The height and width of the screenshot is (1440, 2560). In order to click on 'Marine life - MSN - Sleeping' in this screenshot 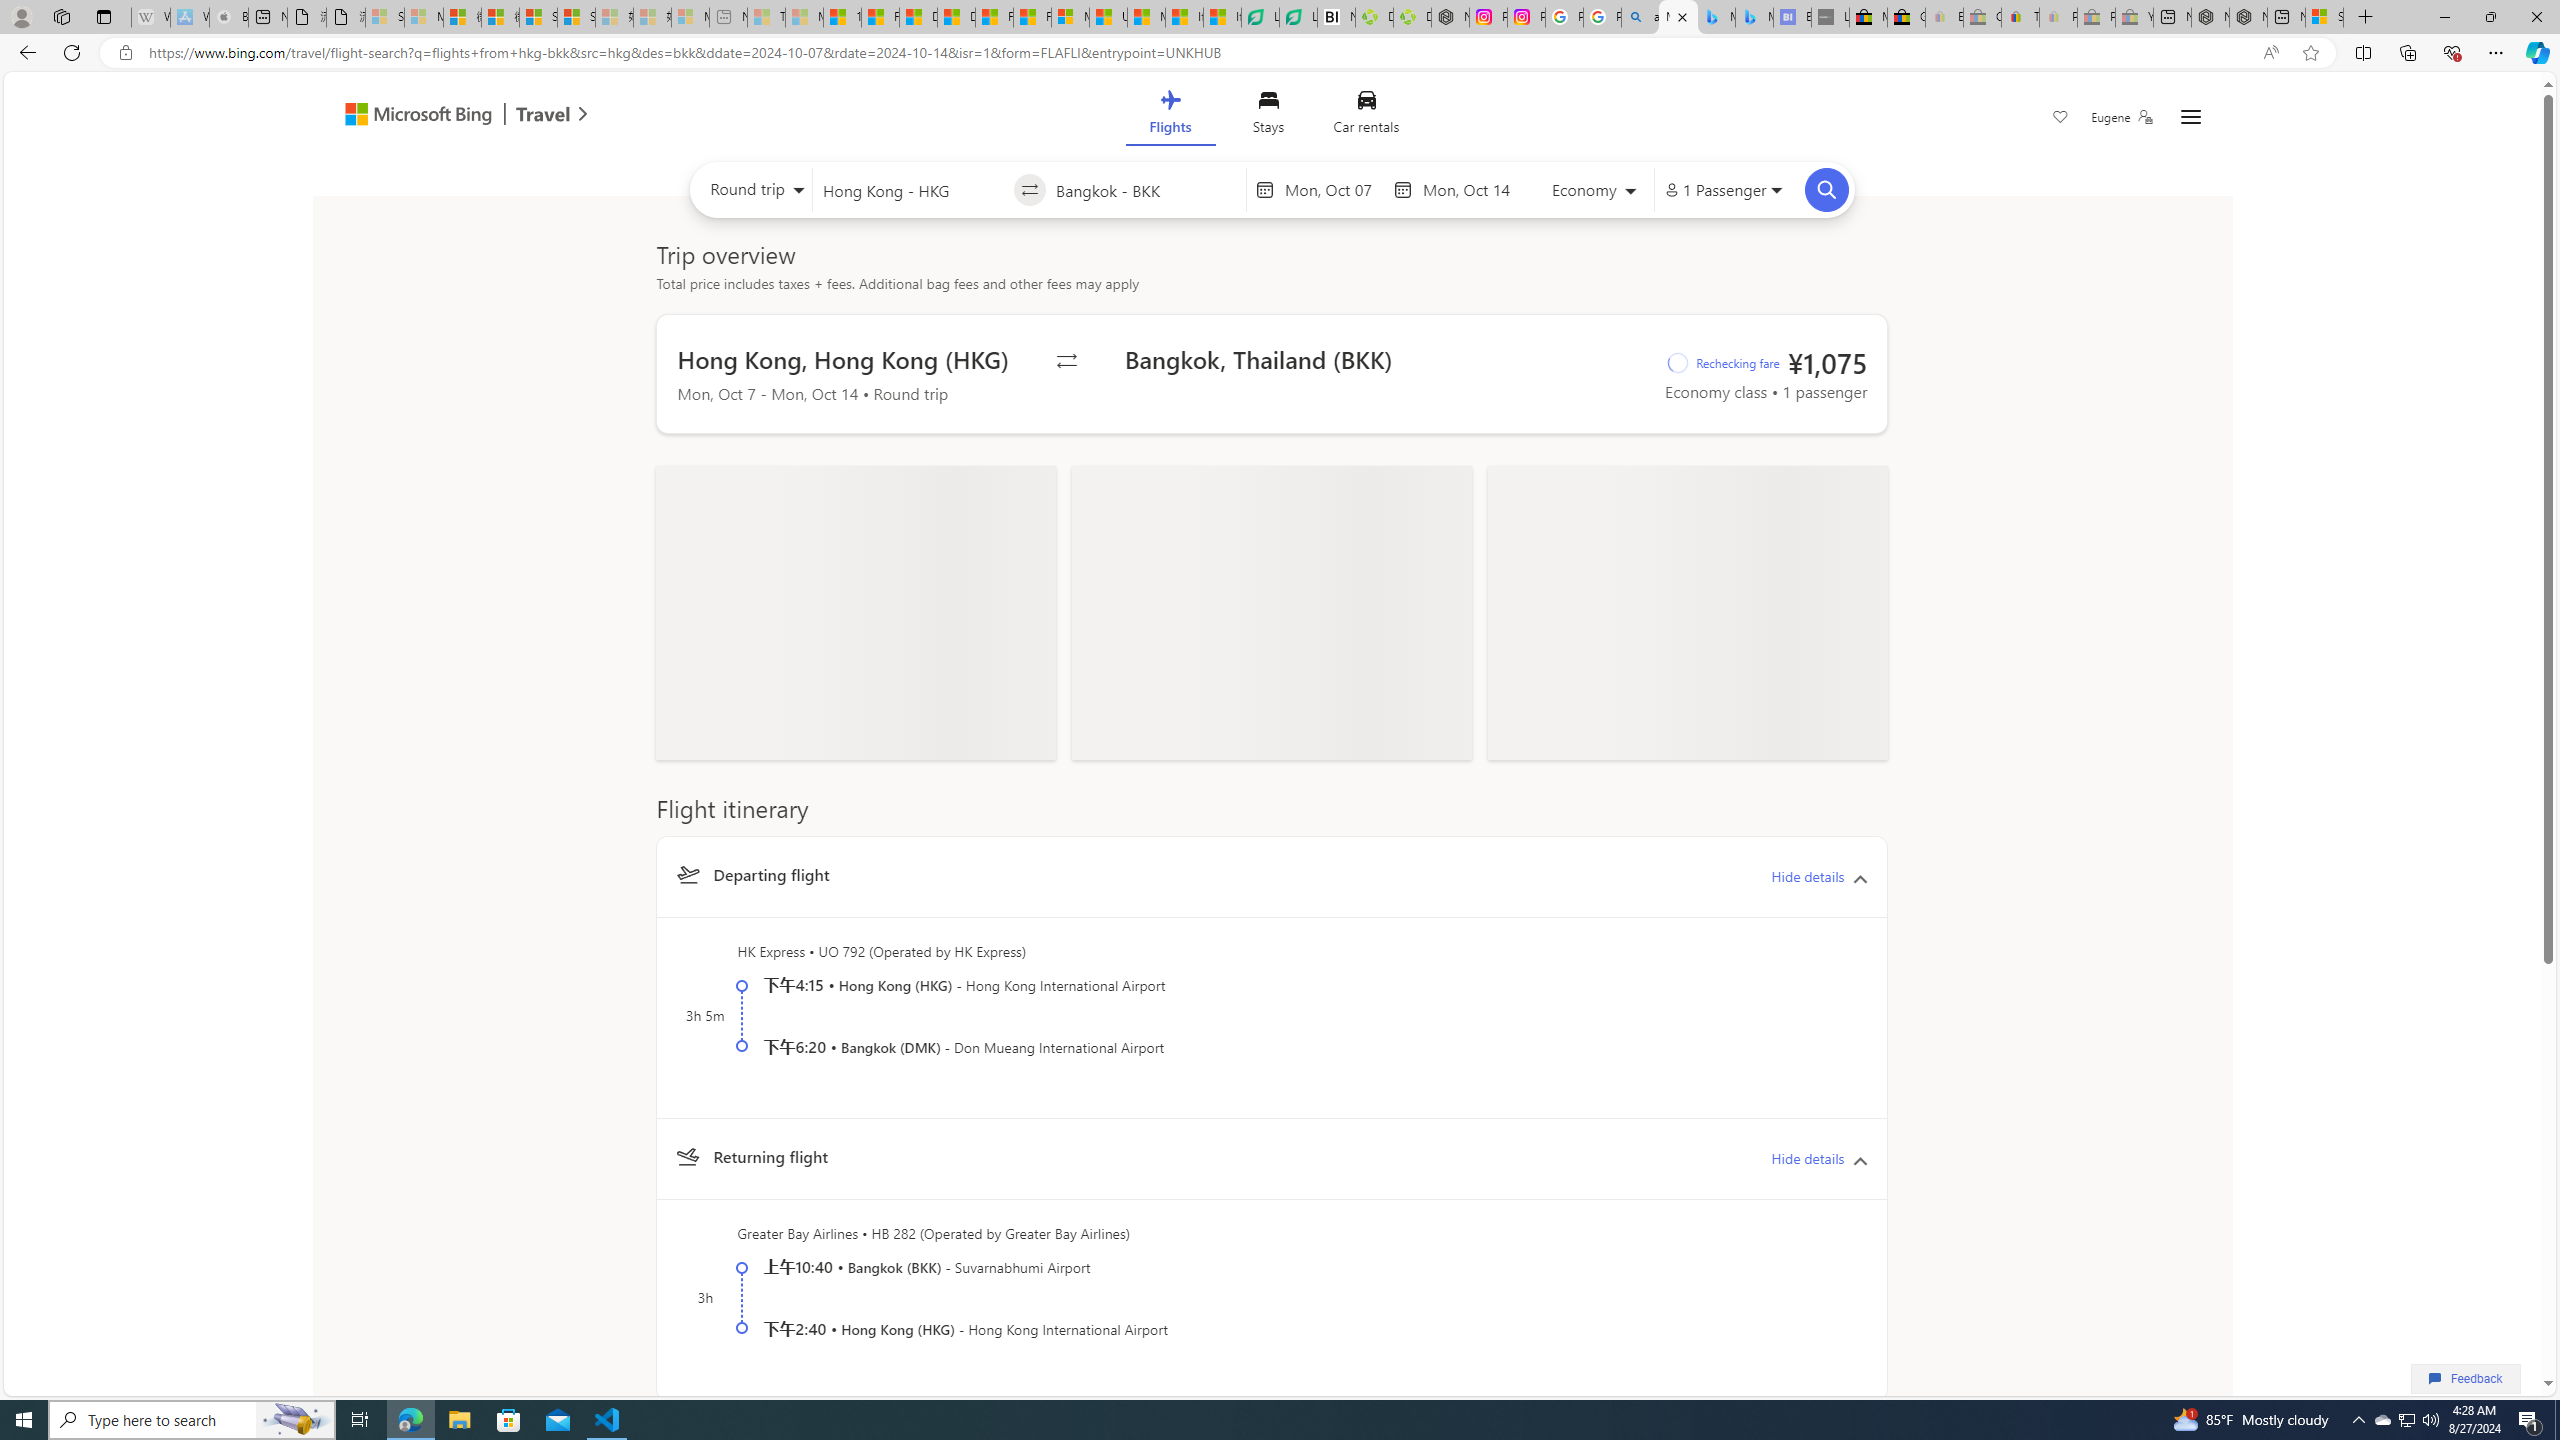, I will do `click(804, 16)`.